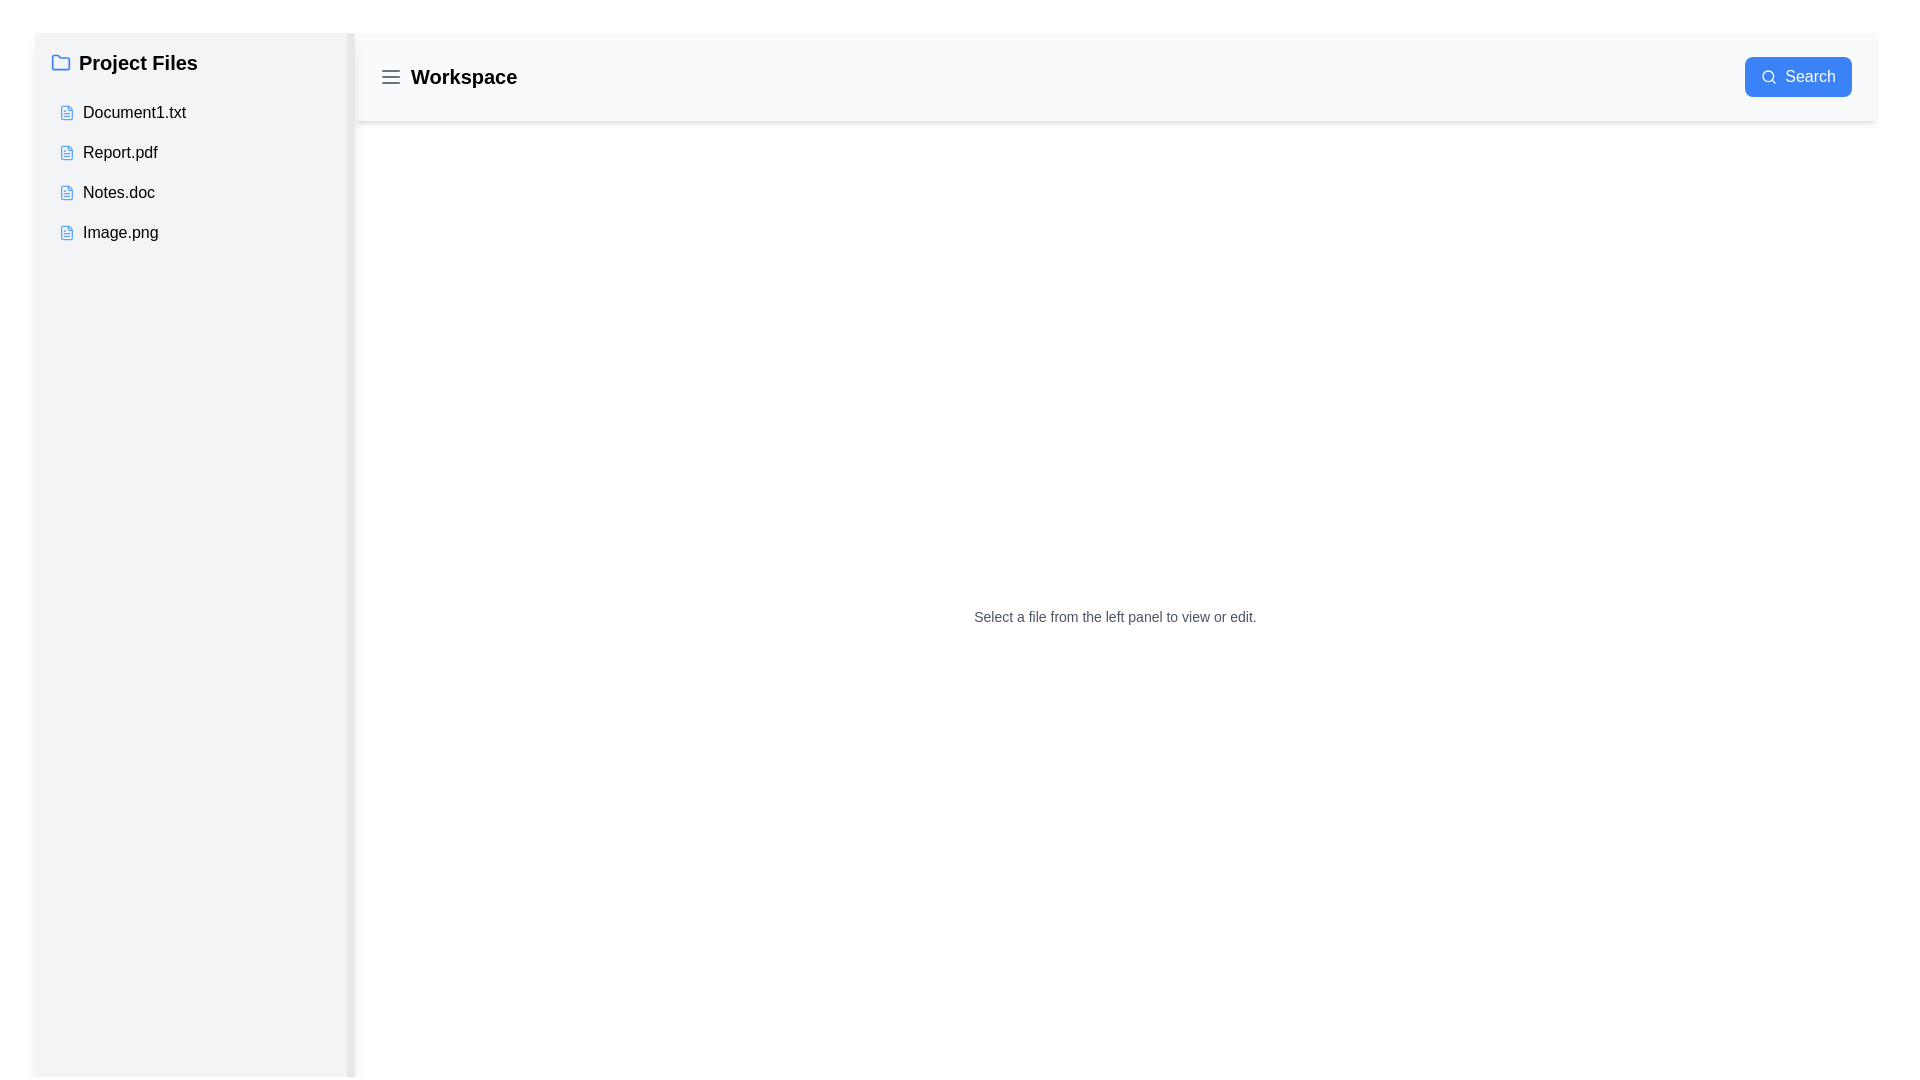 Image resolution: width=1920 pixels, height=1080 pixels. What do you see at coordinates (446, 76) in the screenshot?
I see `the 'Workspace' text label, which serves as a visual indicator for the current context in the header panel` at bounding box center [446, 76].